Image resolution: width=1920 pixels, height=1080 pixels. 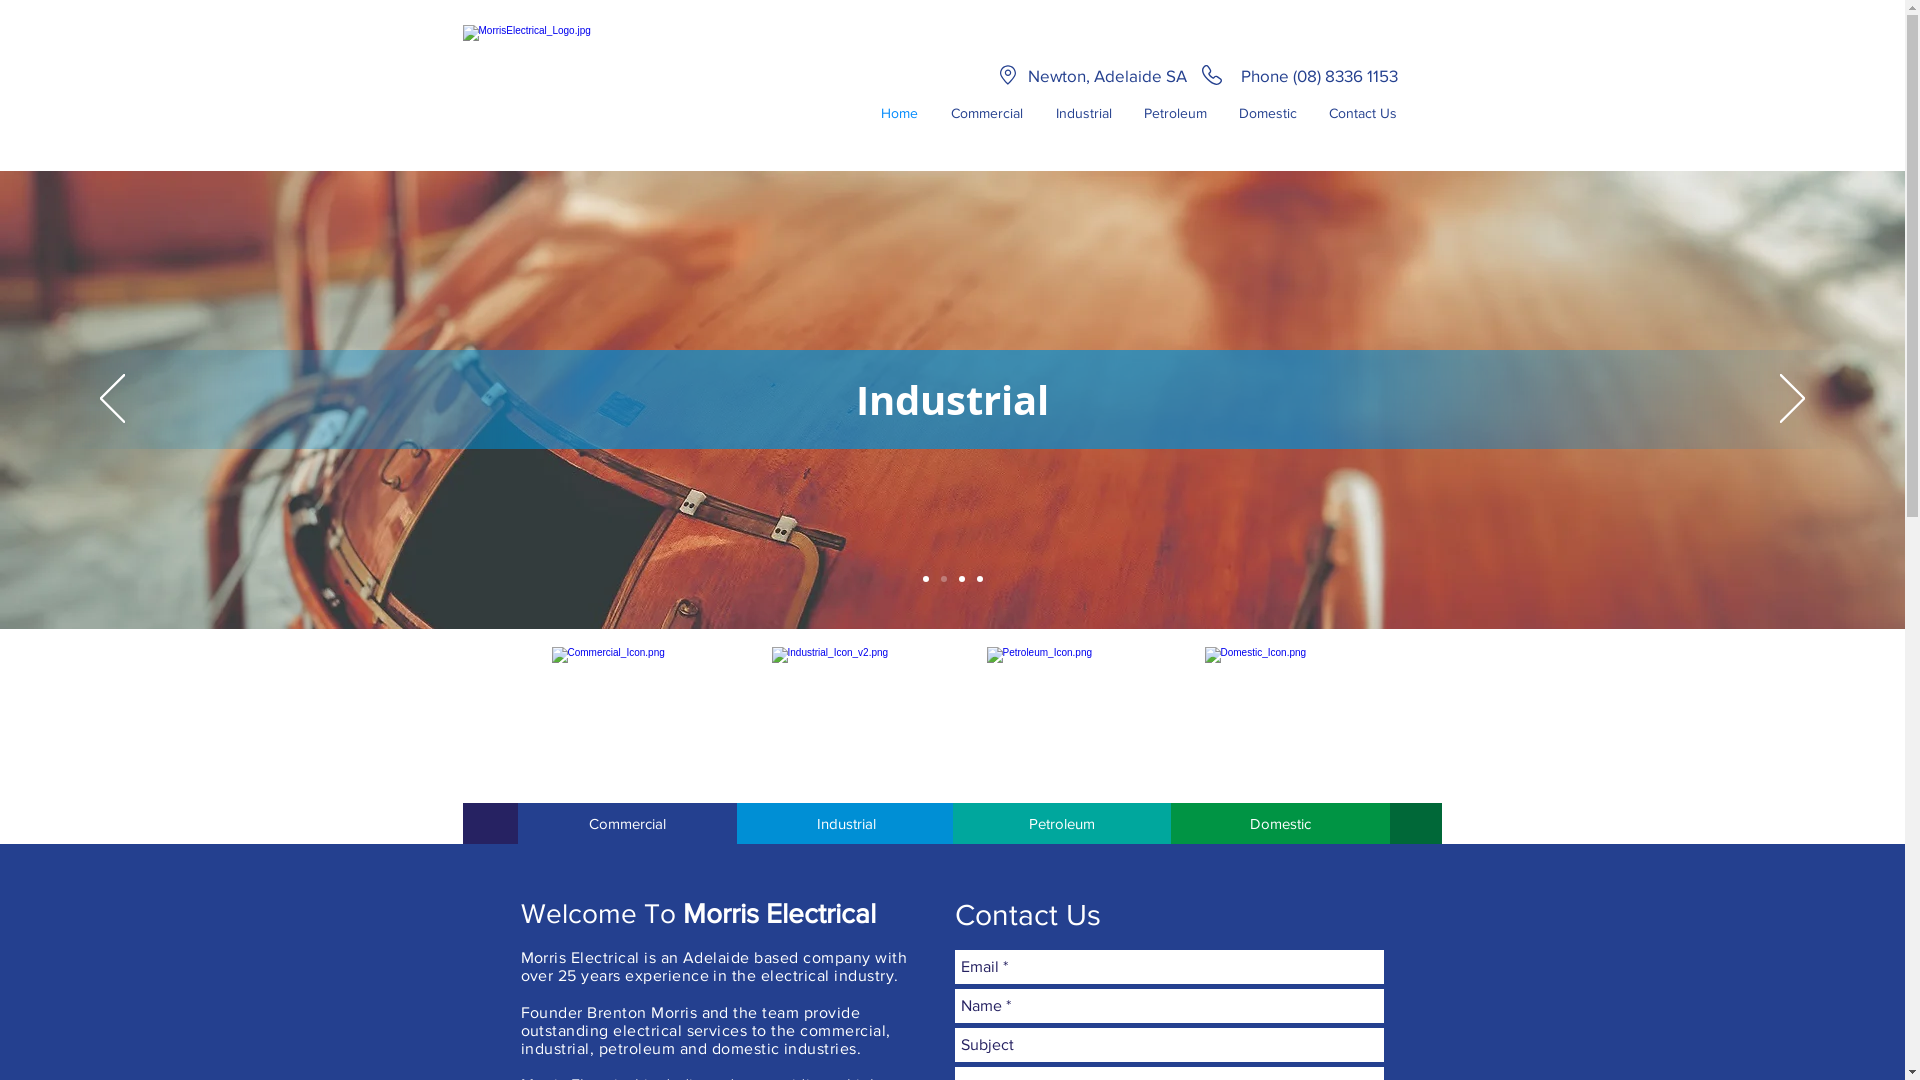 What do you see at coordinates (1083, 112) in the screenshot?
I see `'Industrial'` at bounding box center [1083, 112].